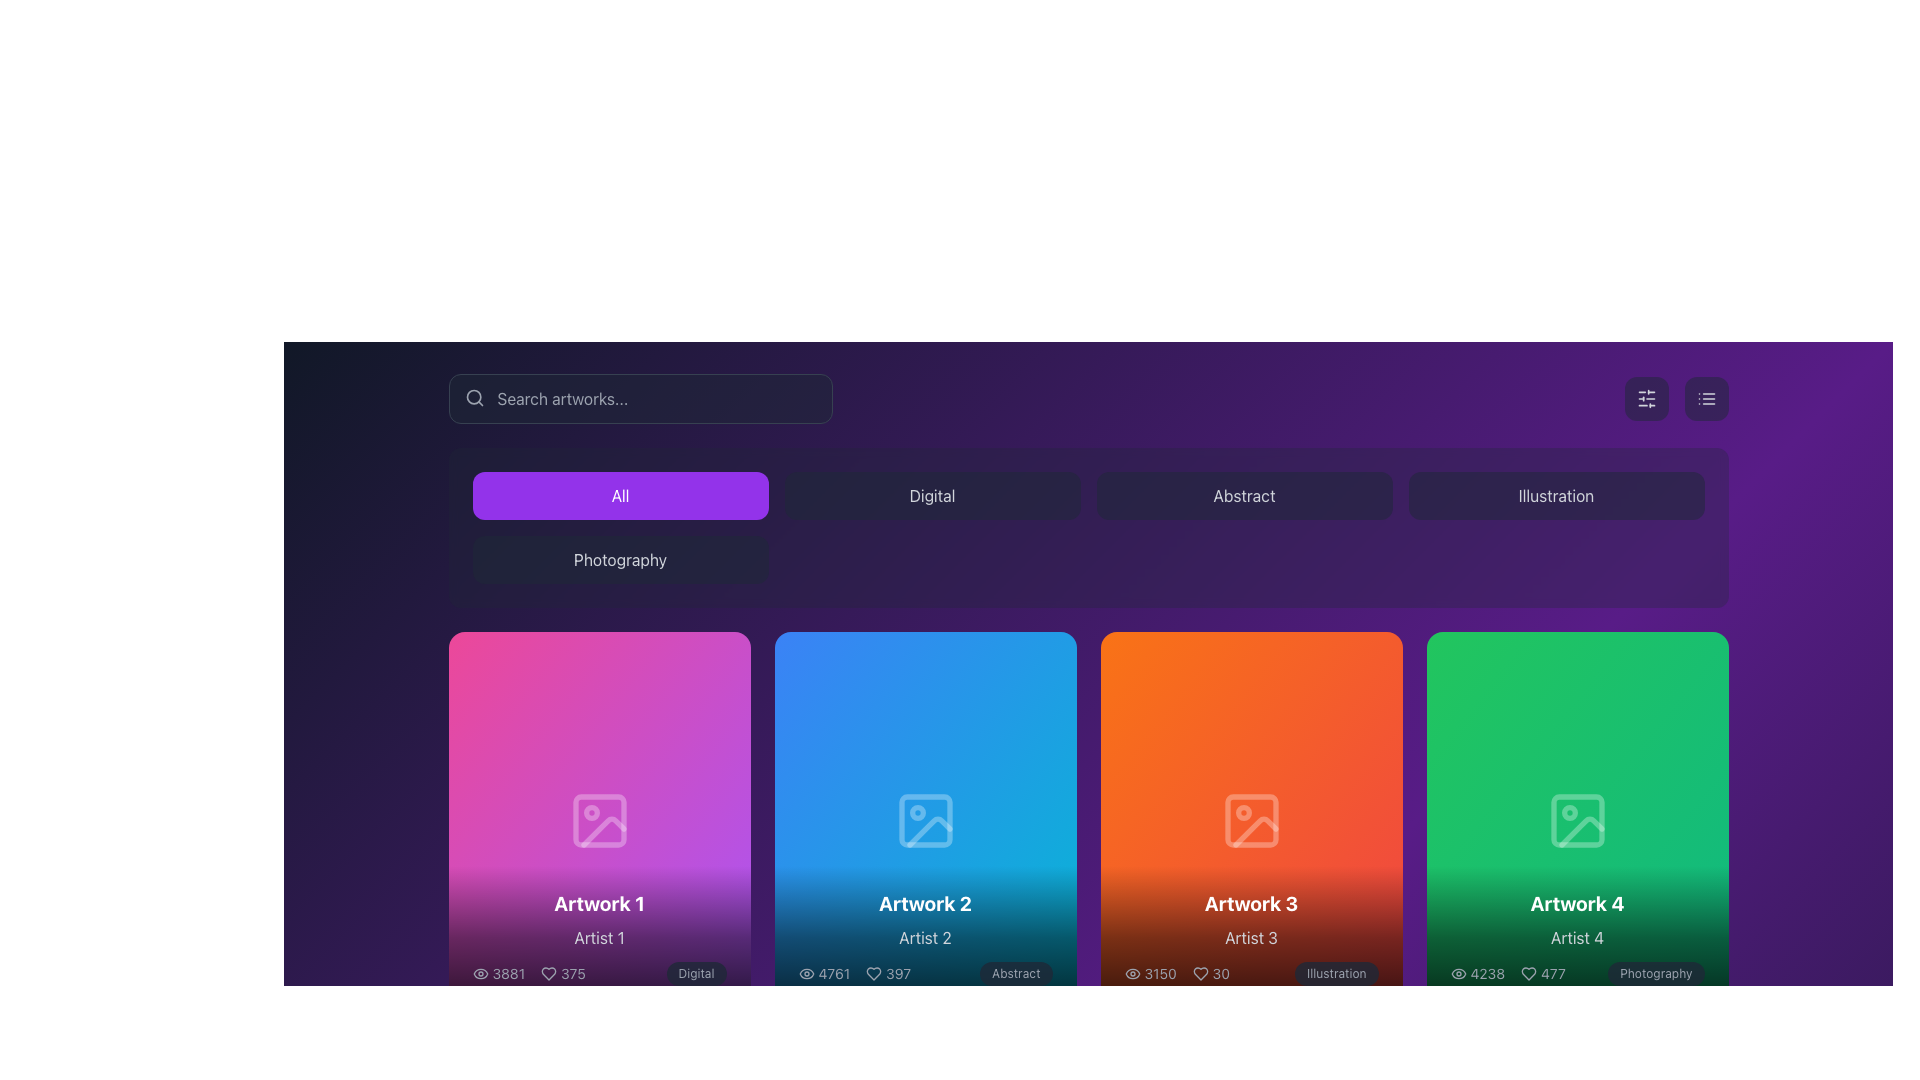 This screenshot has width=1920, height=1080. Describe the element at coordinates (1132, 972) in the screenshot. I see `the eye-shaped icon positioned to the left of the text '3150', which indicates the view count for 'Artwork 3'` at that location.